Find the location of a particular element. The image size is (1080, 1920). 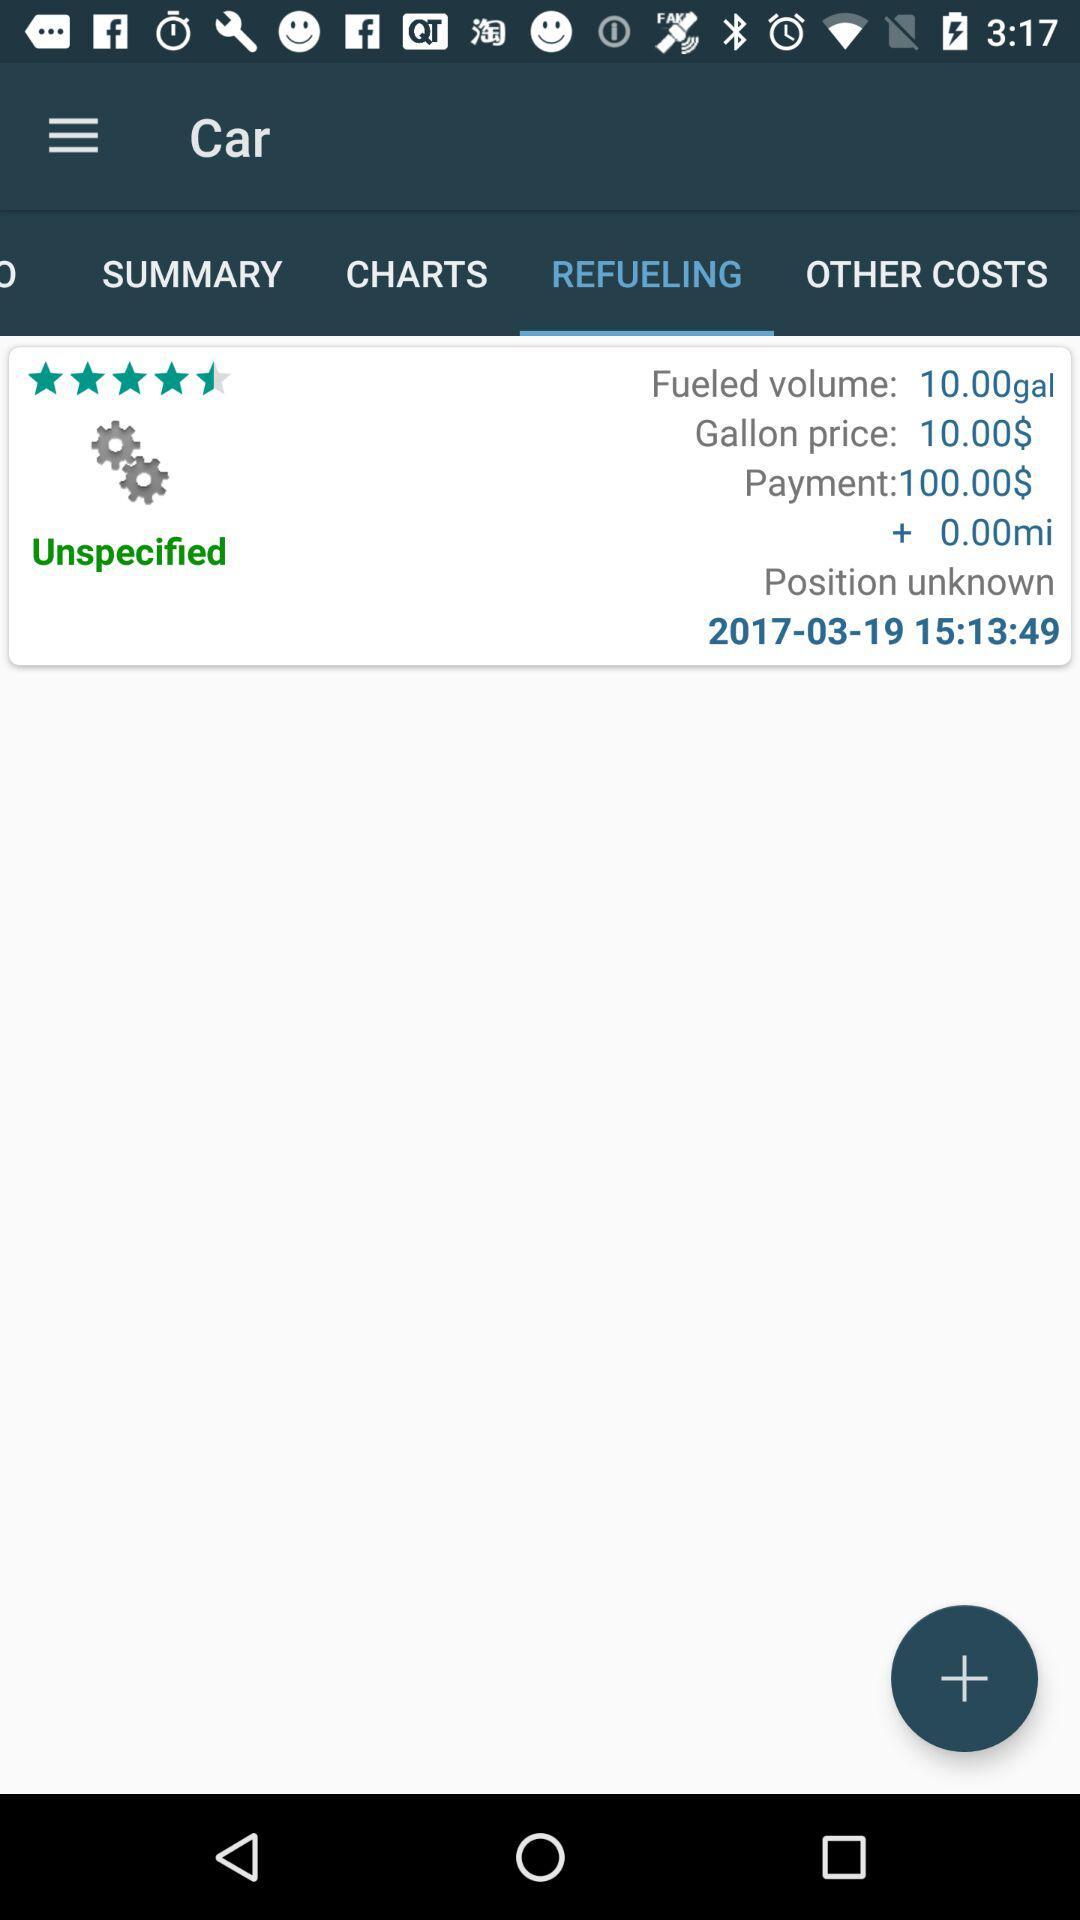

the icon to the left of the position unknown icon is located at coordinates (129, 550).